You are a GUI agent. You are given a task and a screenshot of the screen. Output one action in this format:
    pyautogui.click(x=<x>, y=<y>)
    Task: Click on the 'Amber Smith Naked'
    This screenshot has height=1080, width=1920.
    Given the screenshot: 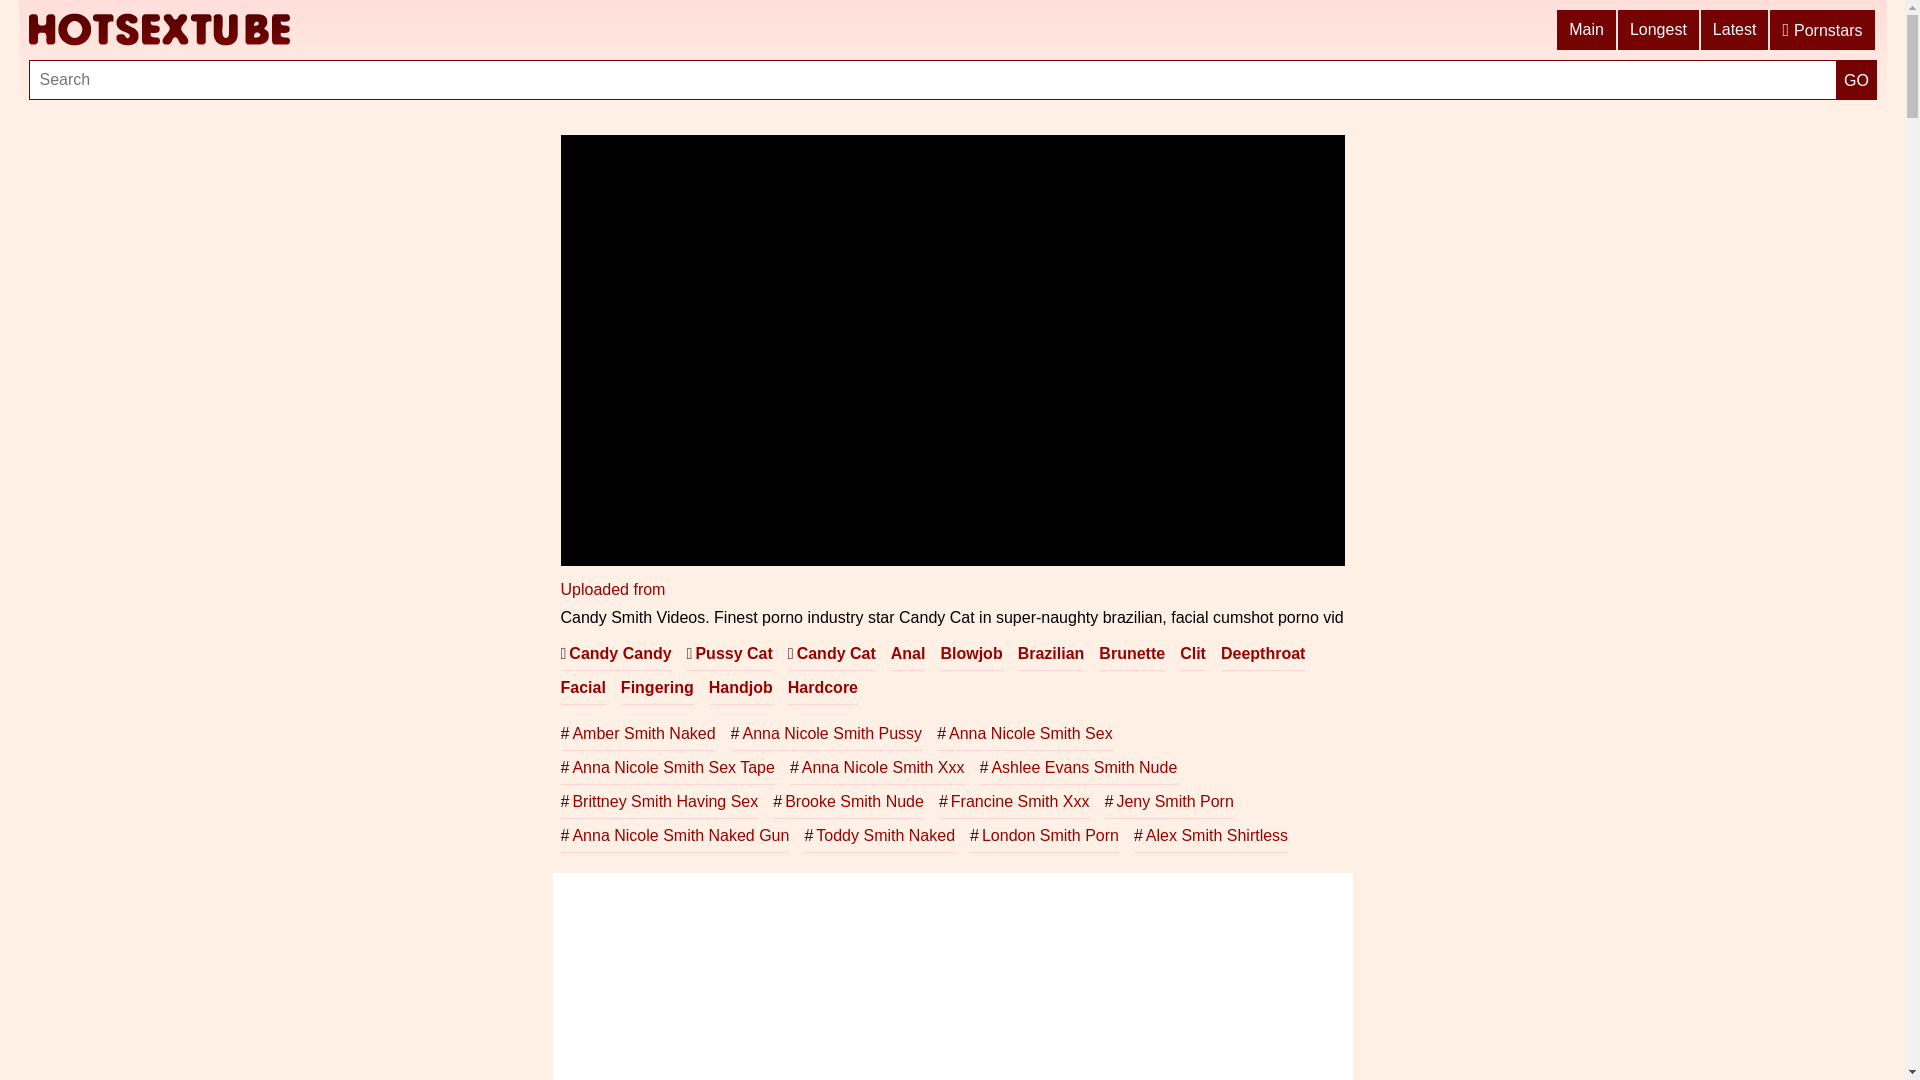 What is the action you would take?
    pyautogui.click(x=636, y=733)
    